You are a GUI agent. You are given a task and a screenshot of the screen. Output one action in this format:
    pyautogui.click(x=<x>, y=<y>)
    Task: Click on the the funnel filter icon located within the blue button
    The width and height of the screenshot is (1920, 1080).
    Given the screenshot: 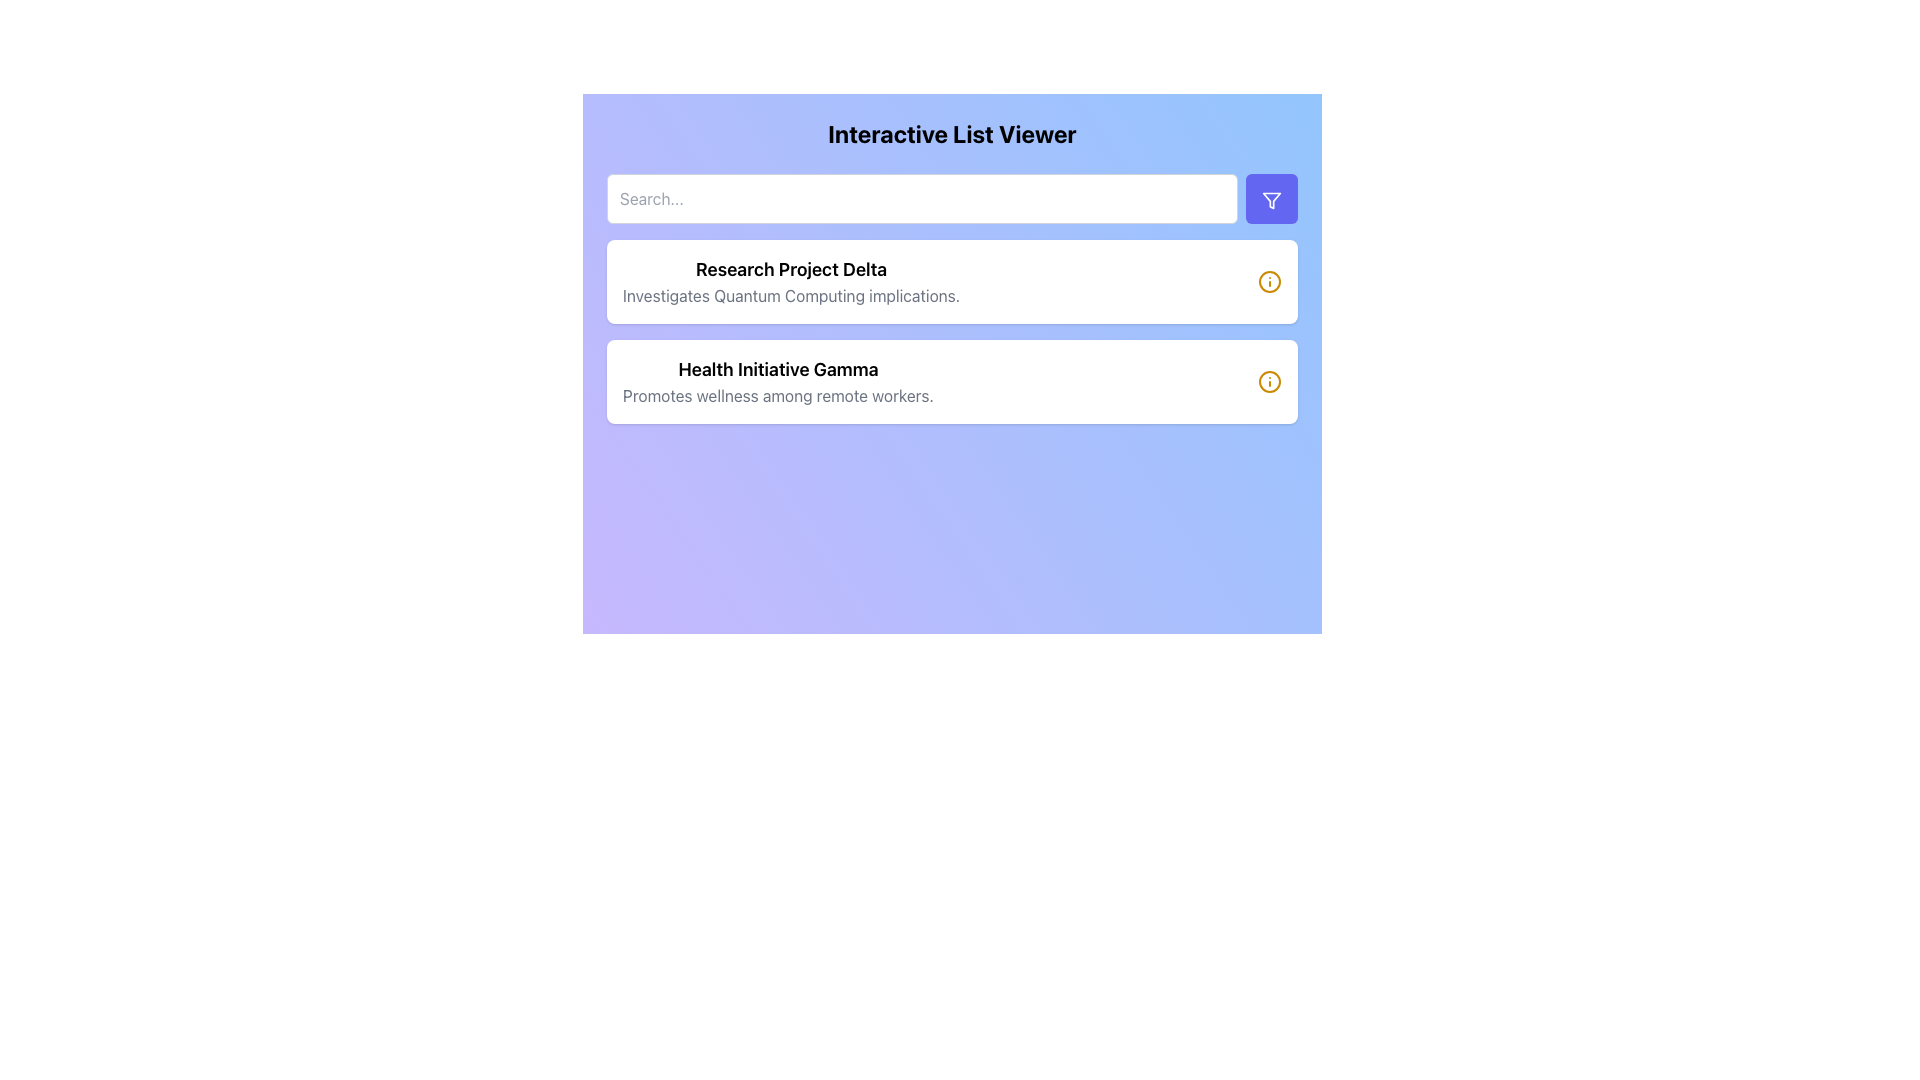 What is the action you would take?
    pyautogui.click(x=1271, y=200)
    